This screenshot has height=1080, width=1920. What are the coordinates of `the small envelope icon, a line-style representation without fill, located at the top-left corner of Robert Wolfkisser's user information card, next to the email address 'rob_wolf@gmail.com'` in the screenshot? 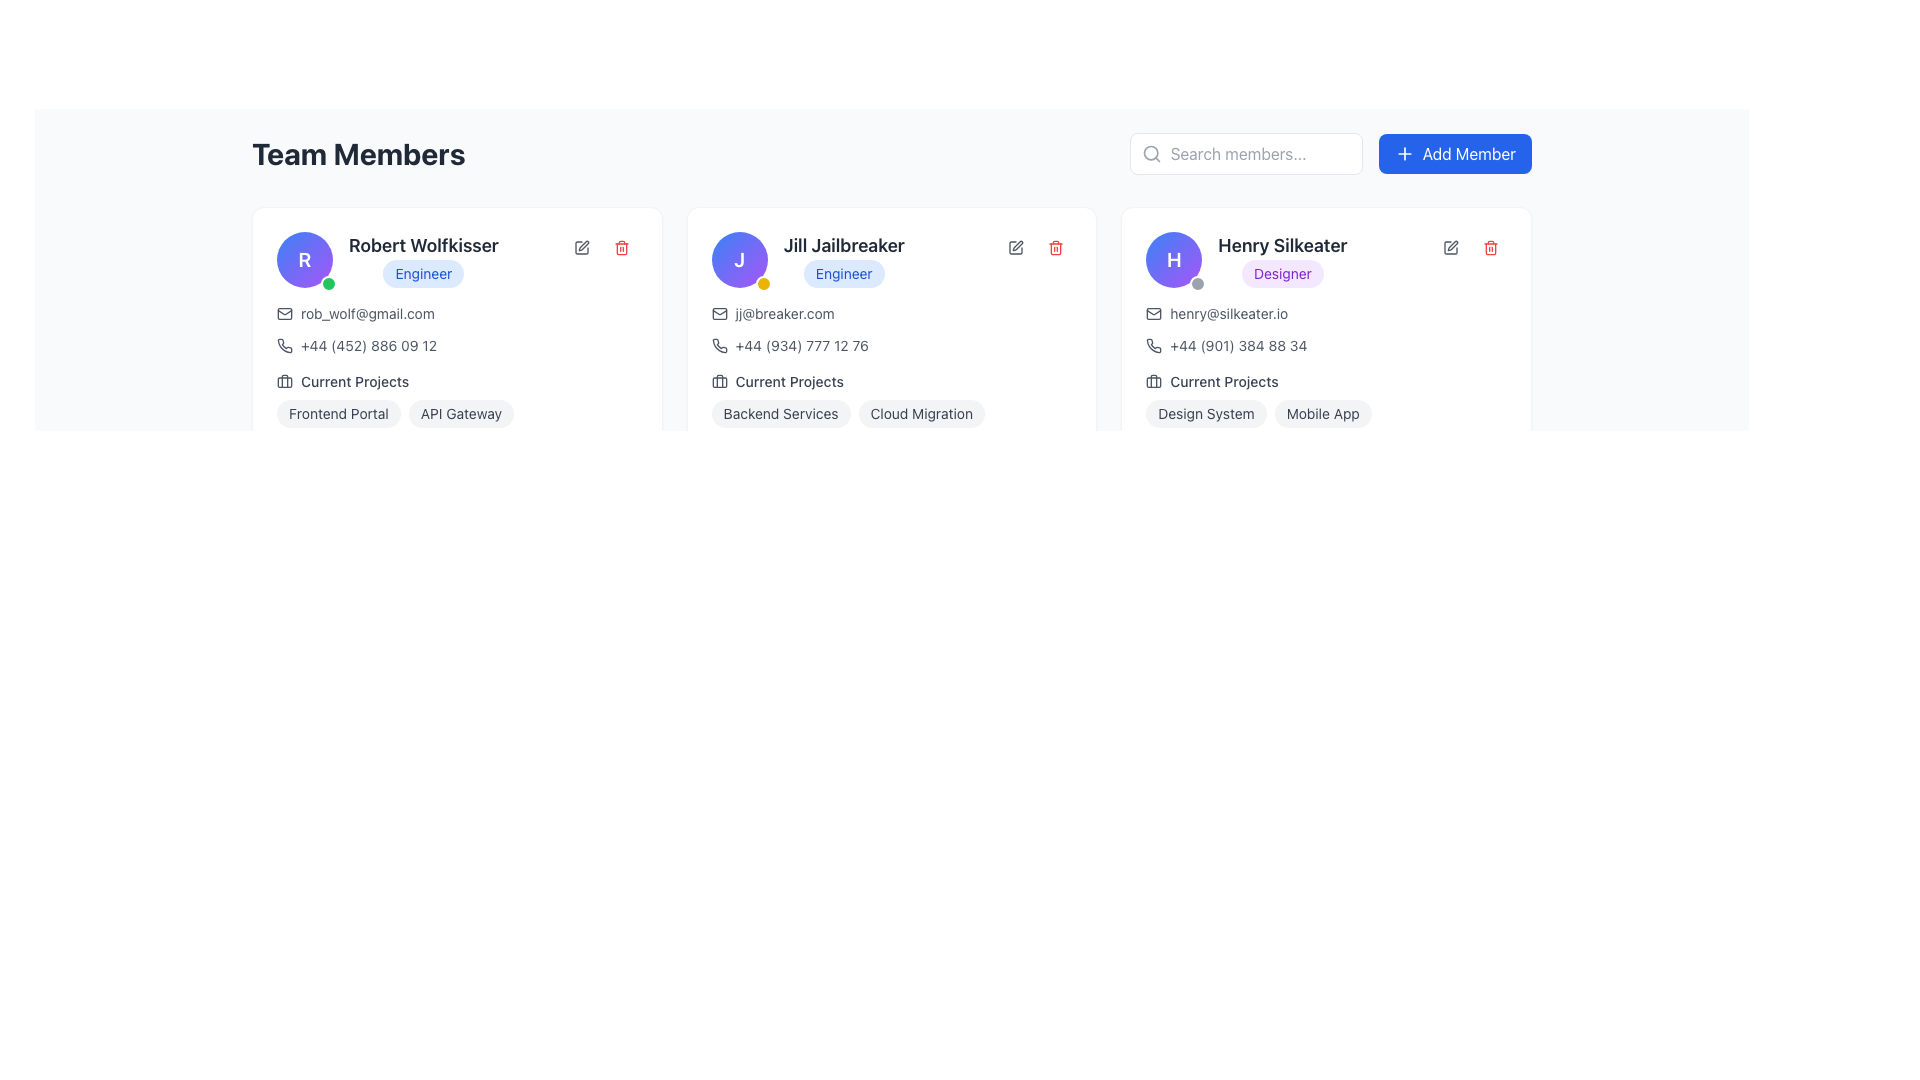 It's located at (283, 313).